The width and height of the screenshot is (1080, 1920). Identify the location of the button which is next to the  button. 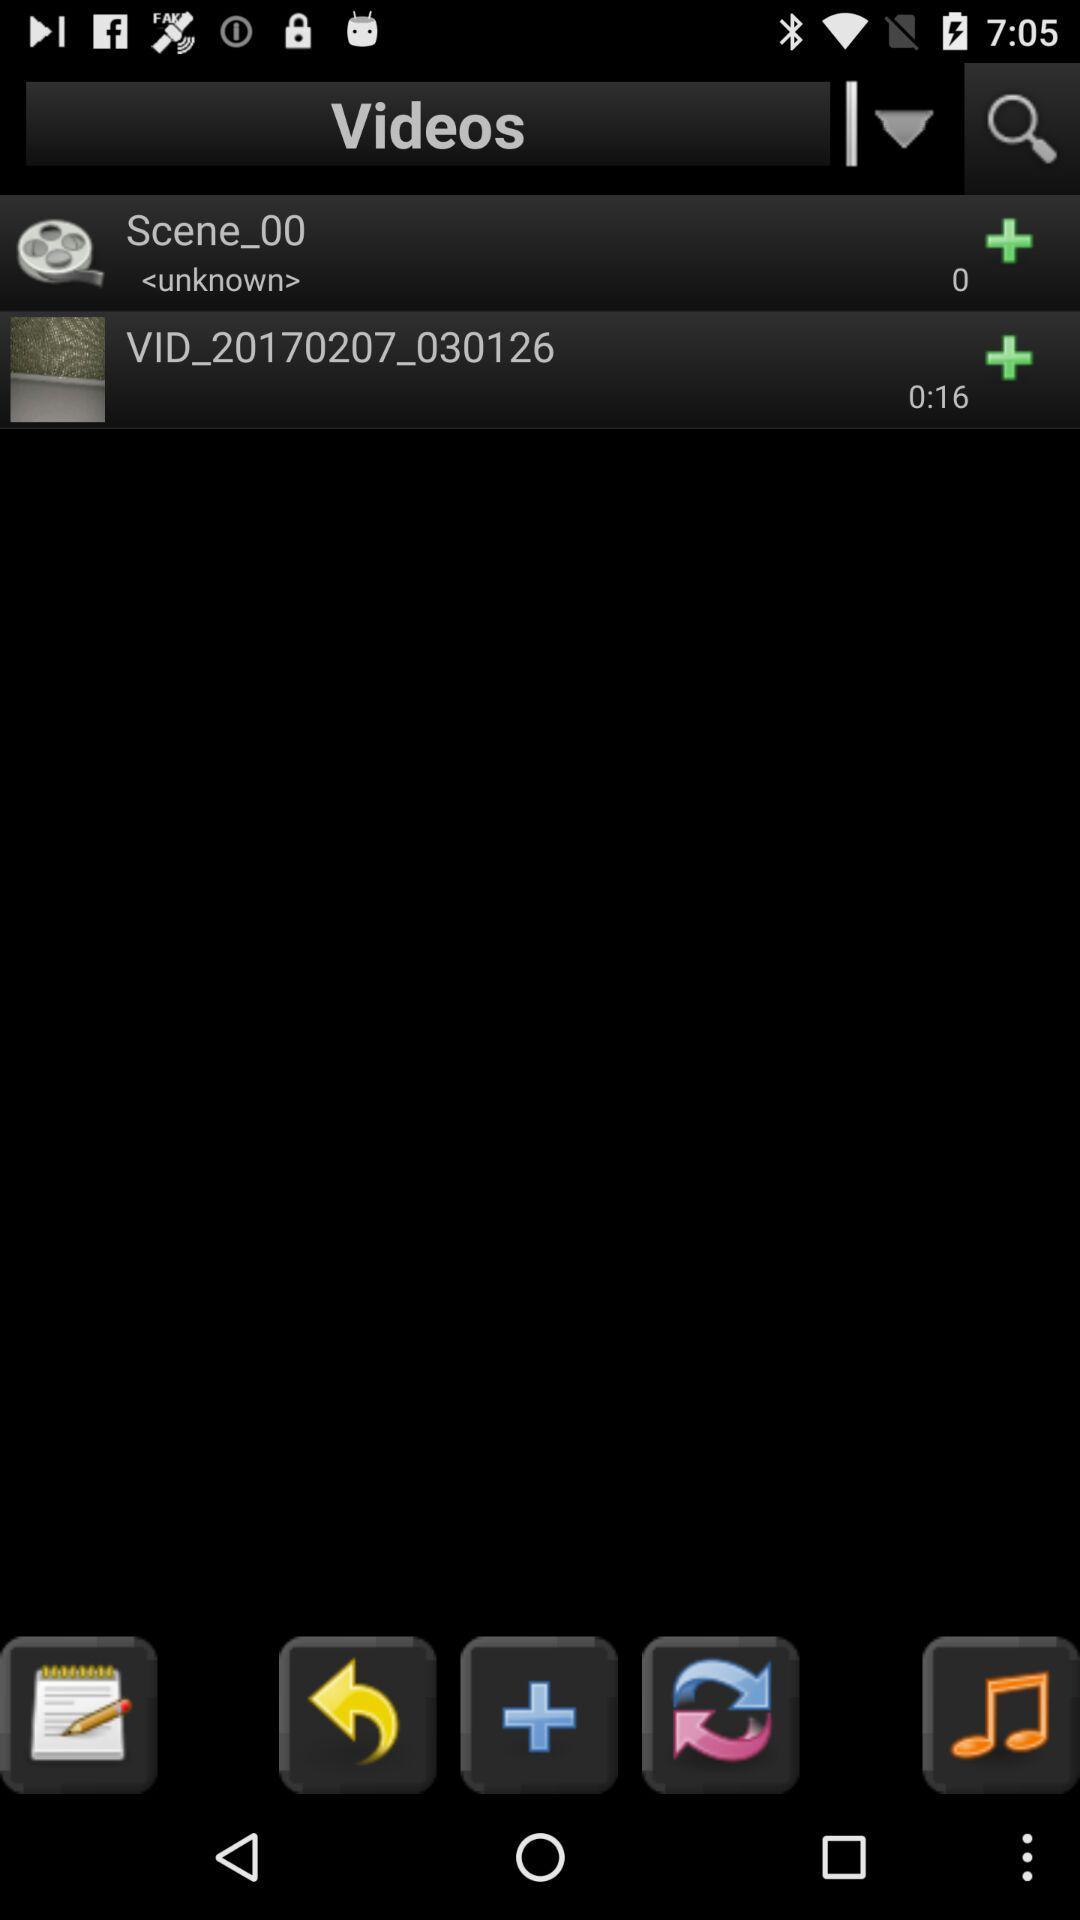
(721, 1714).